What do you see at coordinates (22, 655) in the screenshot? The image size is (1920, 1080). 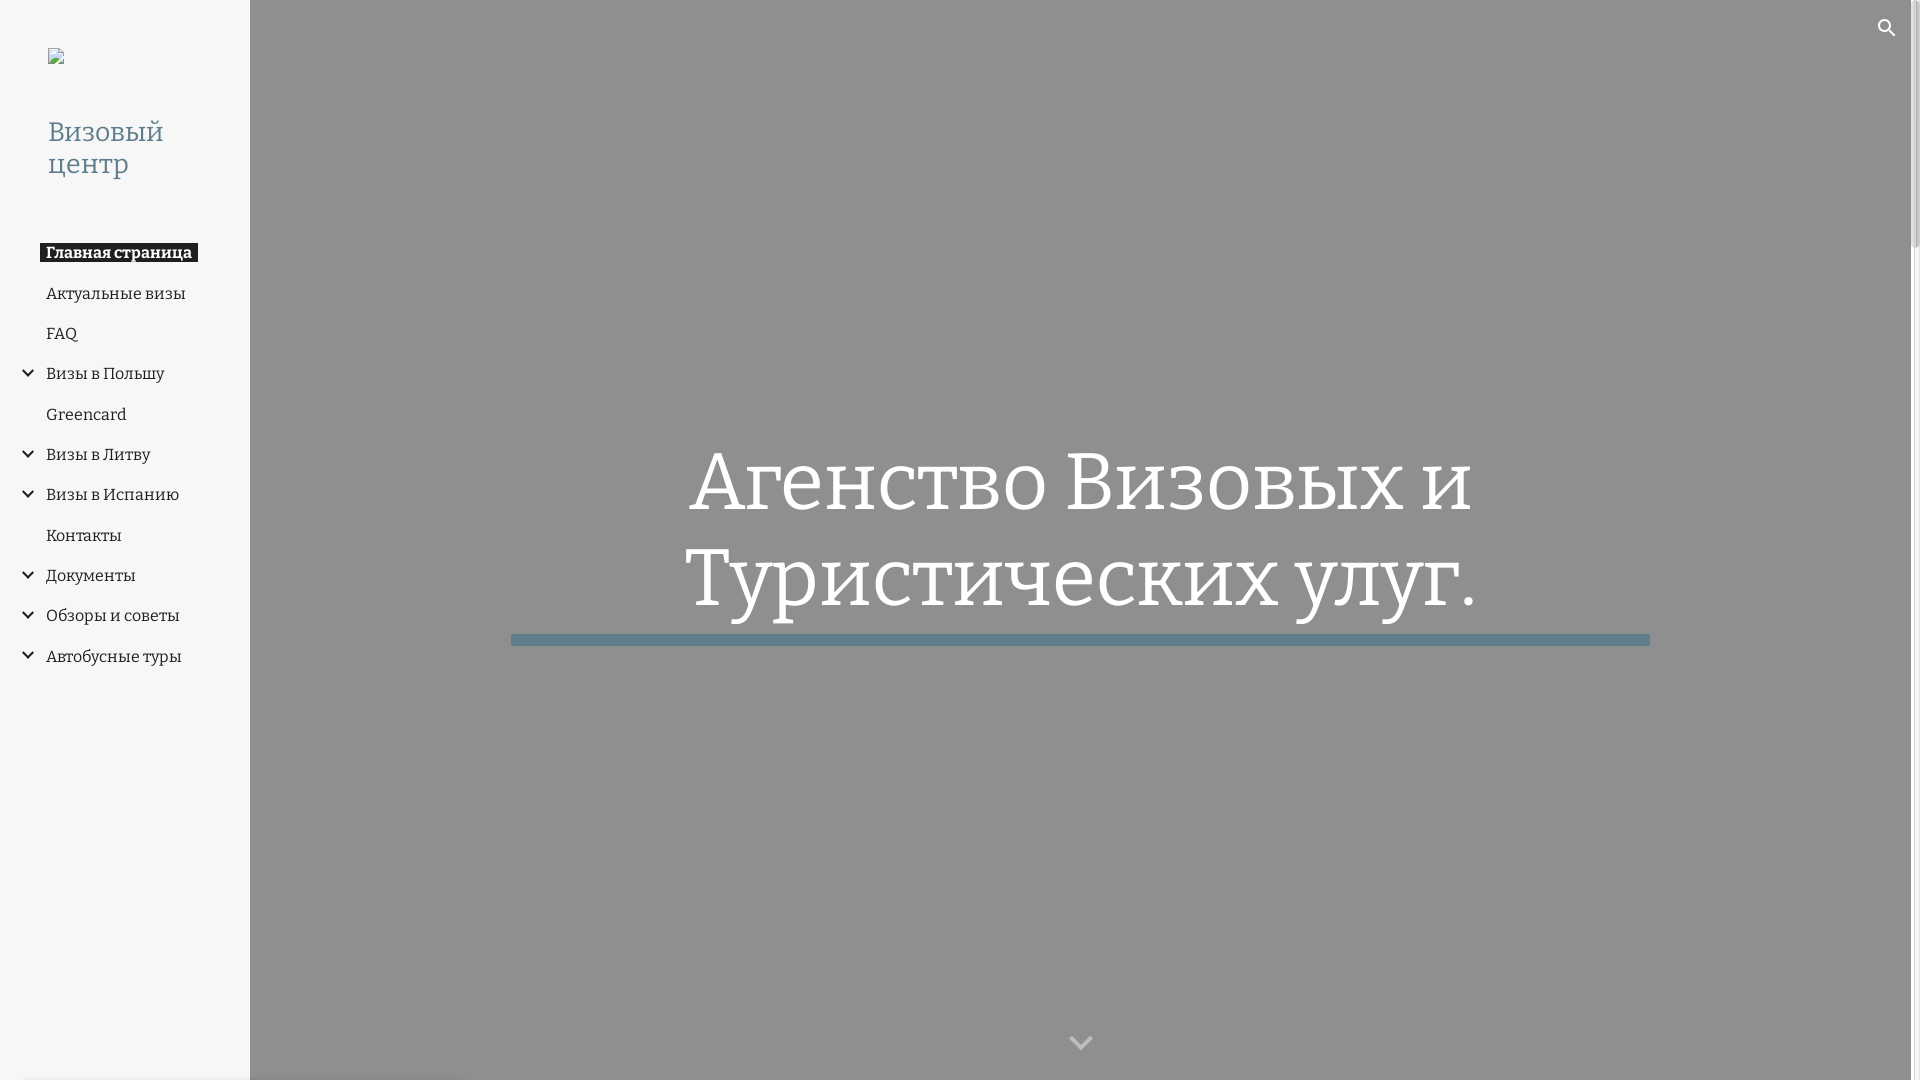 I see `'Expand/Collapse'` at bounding box center [22, 655].